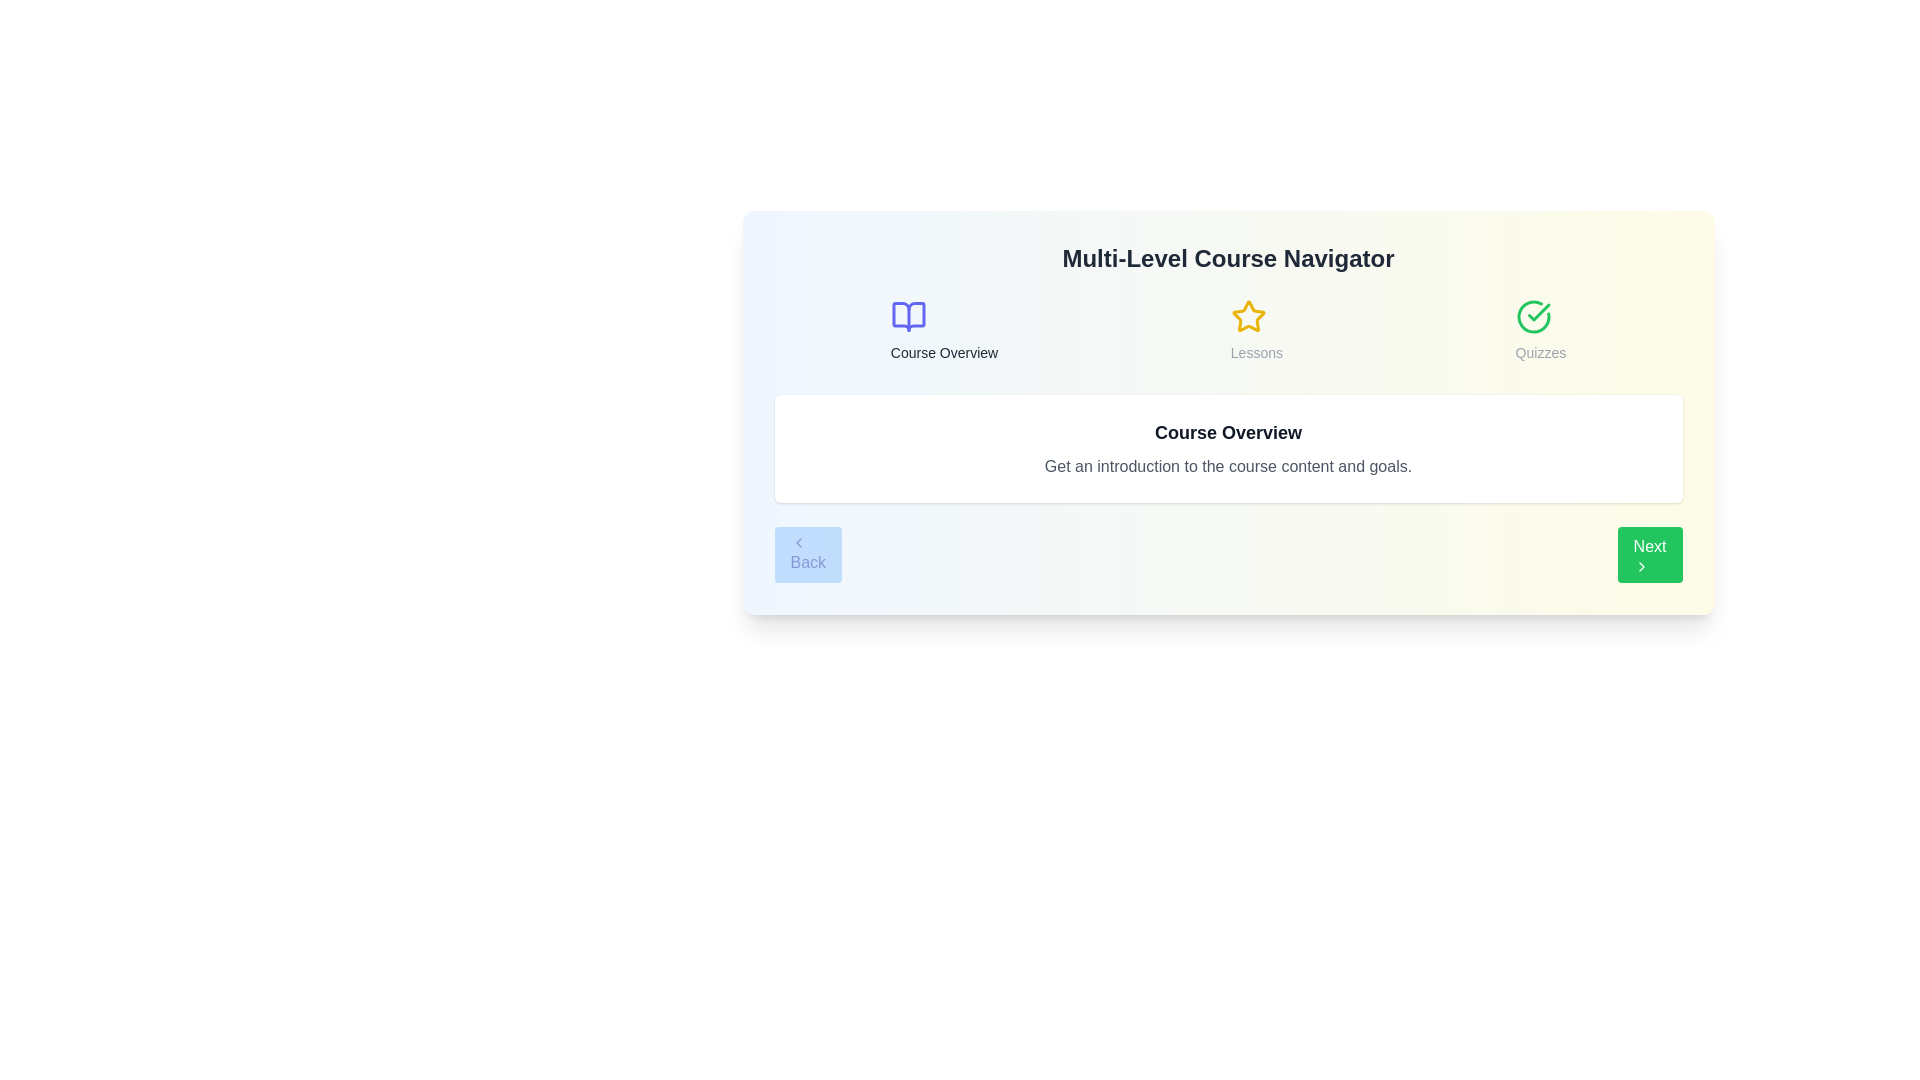 Image resolution: width=1920 pixels, height=1080 pixels. What do you see at coordinates (1650, 555) in the screenshot?
I see `the 'Next' button to navigate to the next course` at bounding box center [1650, 555].